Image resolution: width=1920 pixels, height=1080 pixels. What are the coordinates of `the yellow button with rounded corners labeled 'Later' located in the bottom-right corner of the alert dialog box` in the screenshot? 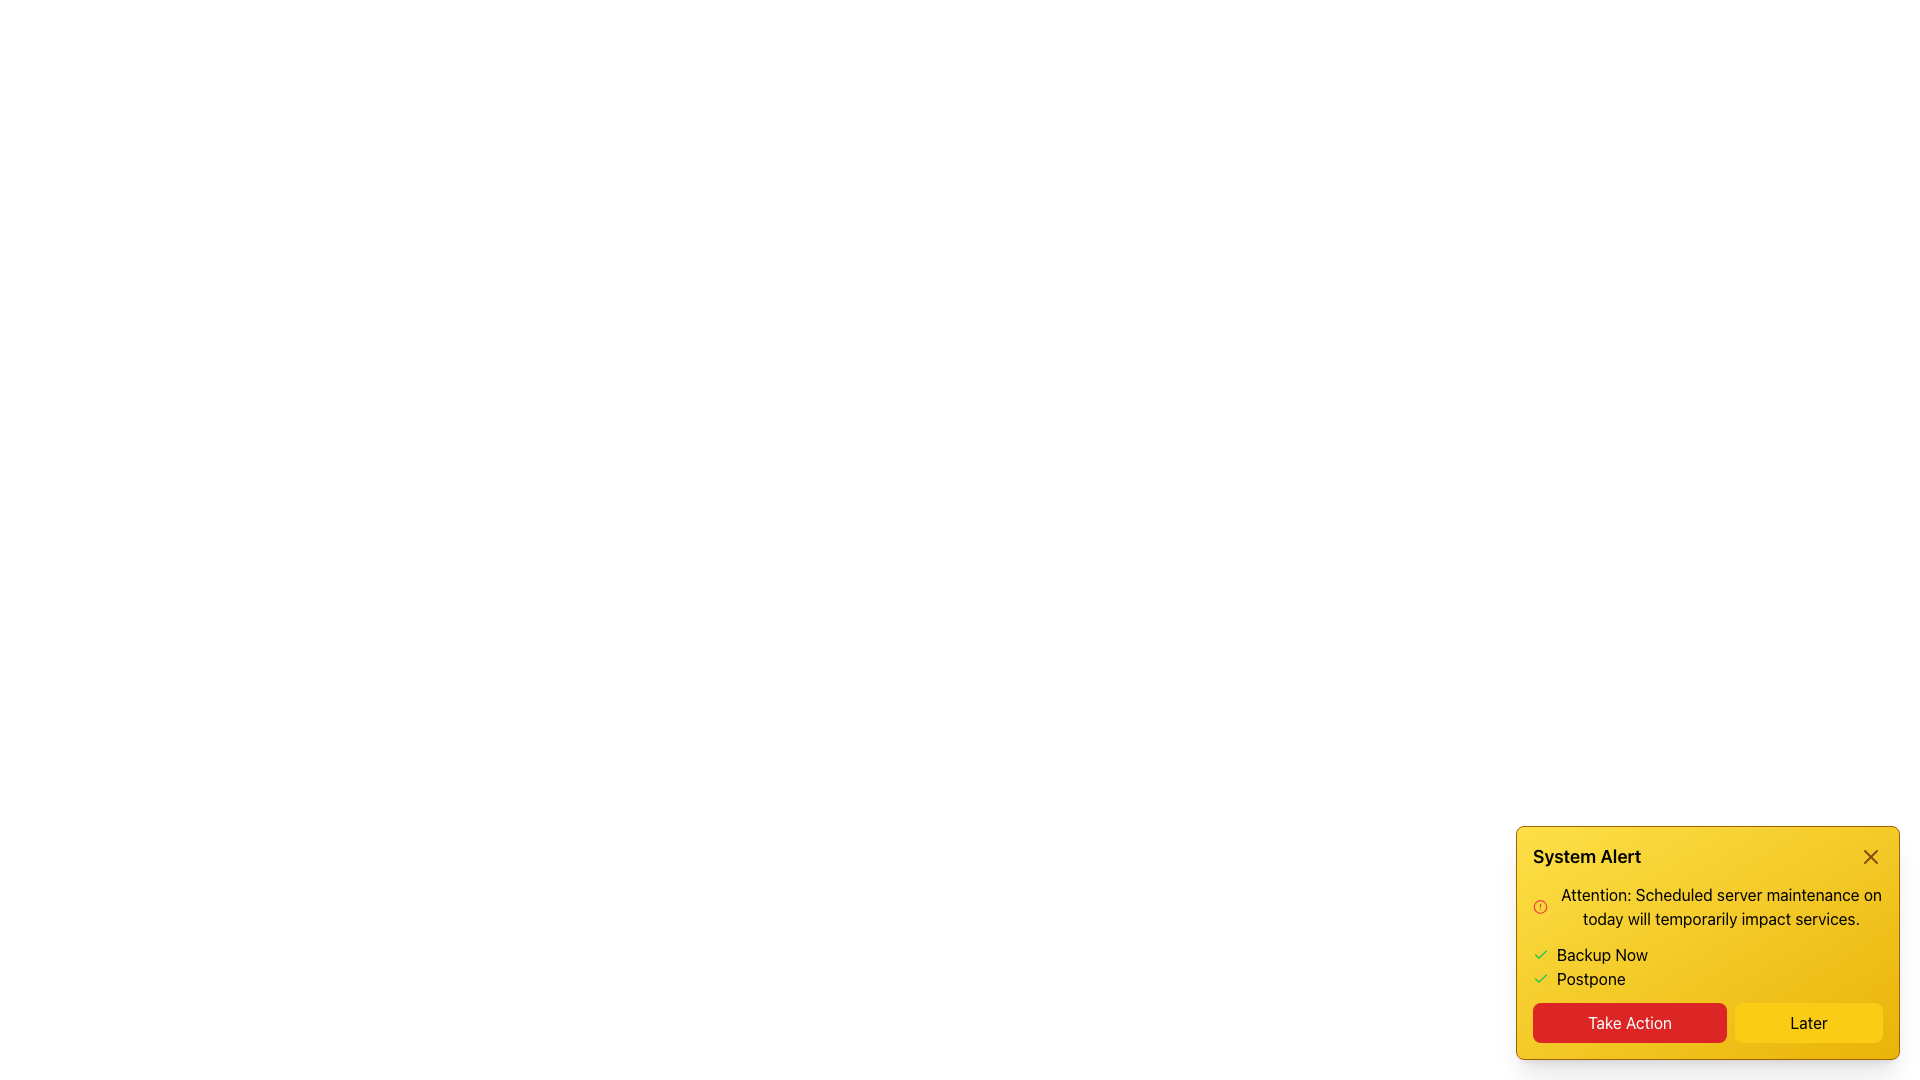 It's located at (1809, 1022).